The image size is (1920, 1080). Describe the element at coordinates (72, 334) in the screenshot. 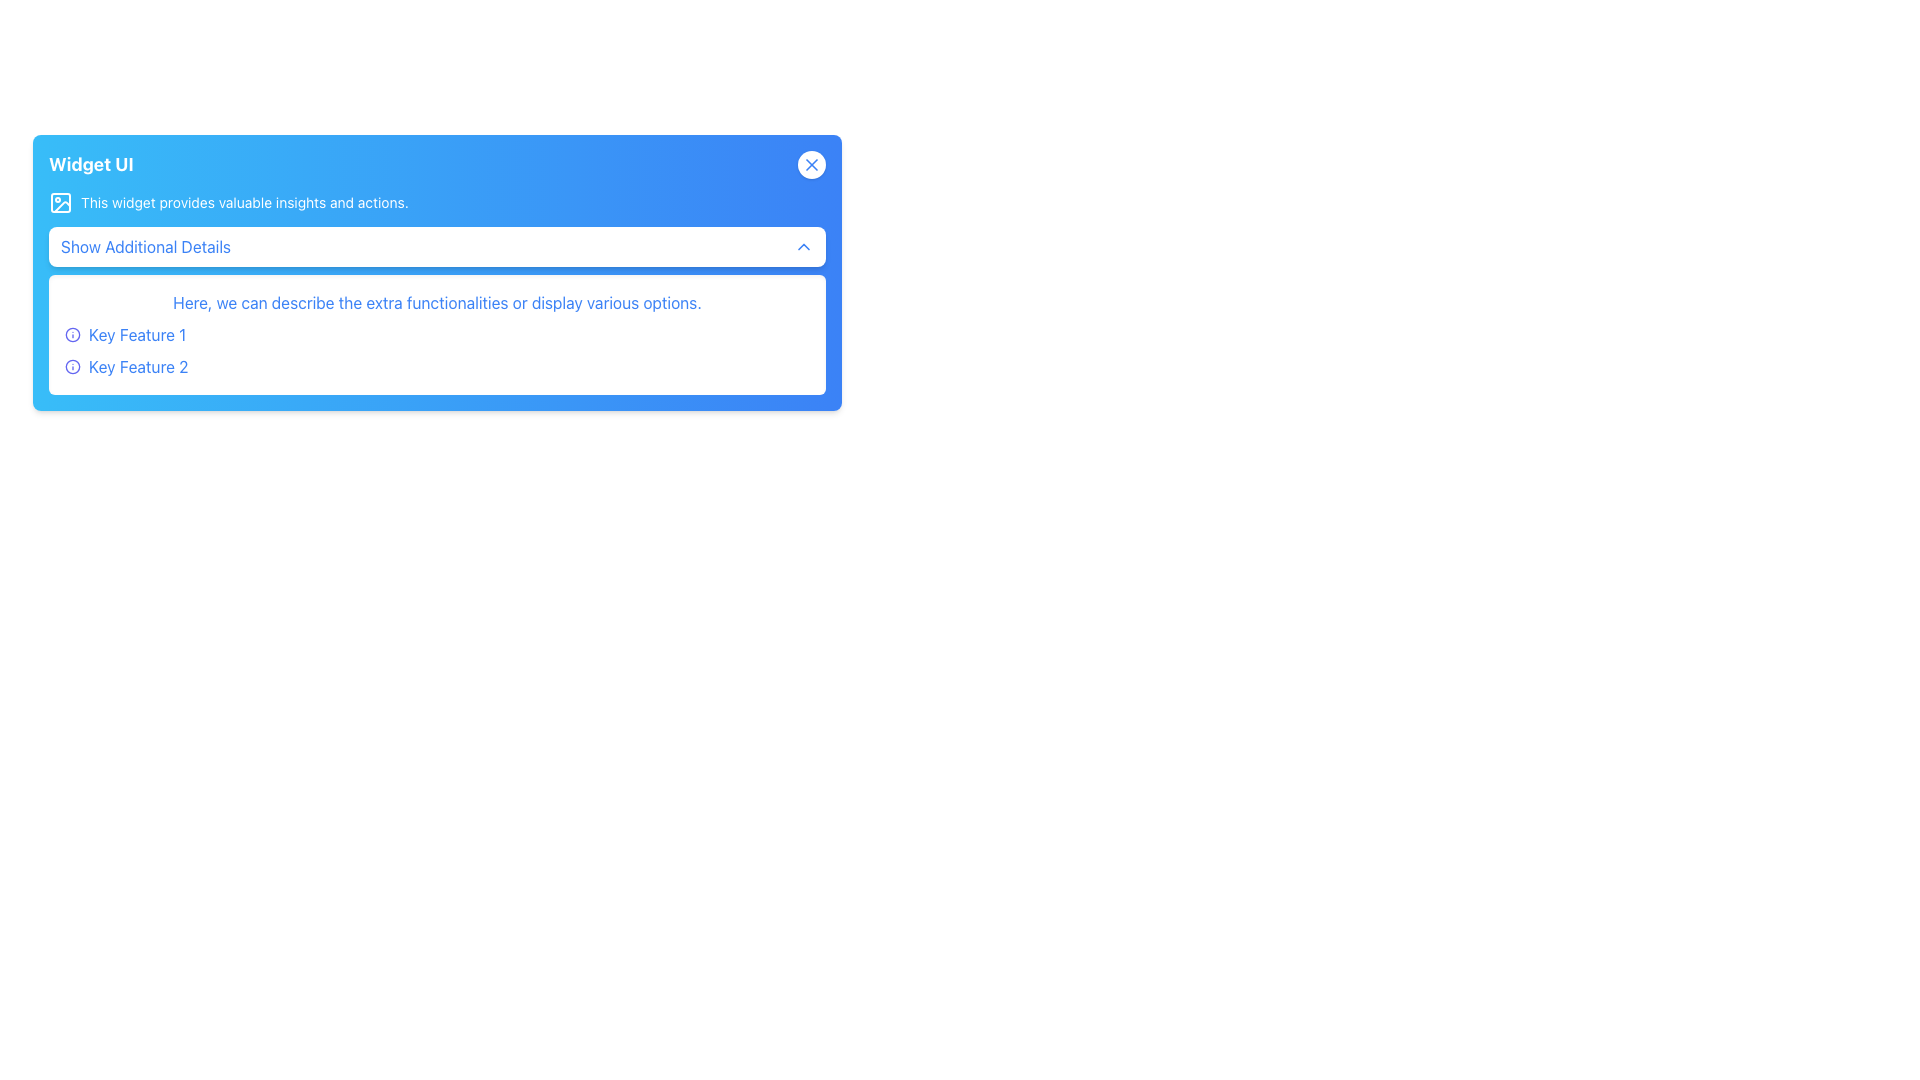

I see `the SVG circle representing the 'info' icon located on the top-left side of the blue widget box` at that location.